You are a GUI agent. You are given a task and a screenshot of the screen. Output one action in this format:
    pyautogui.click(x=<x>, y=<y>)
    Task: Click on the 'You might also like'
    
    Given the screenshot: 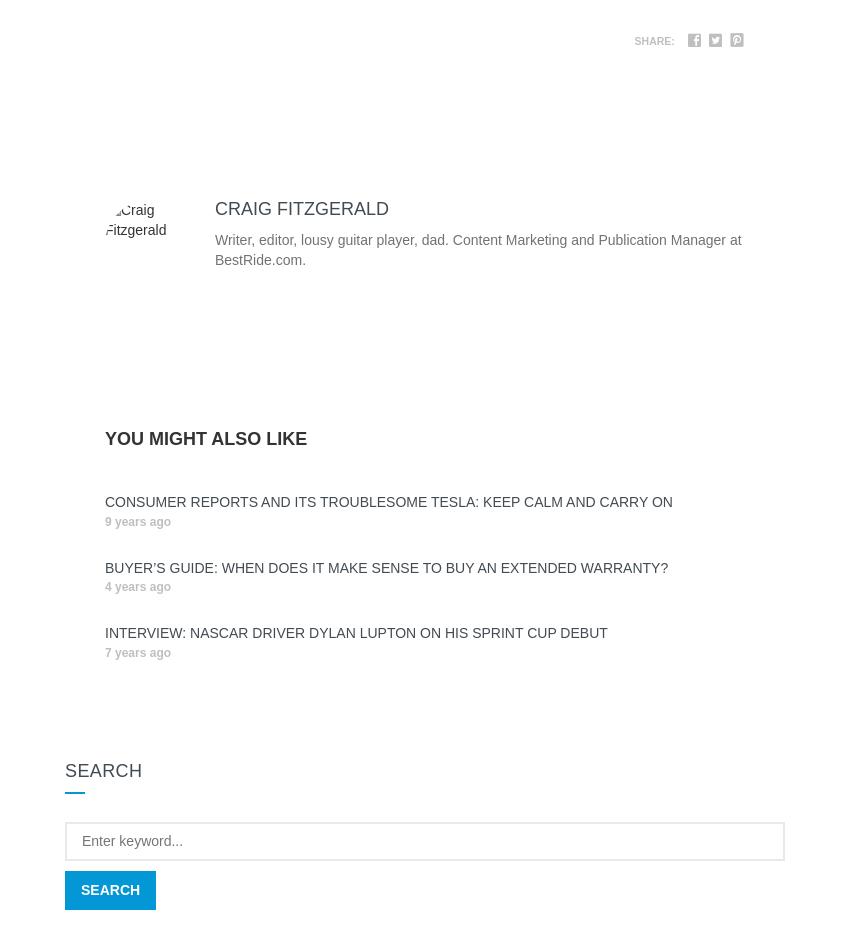 What is the action you would take?
    pyautogui.click(x=205, y=438)
    